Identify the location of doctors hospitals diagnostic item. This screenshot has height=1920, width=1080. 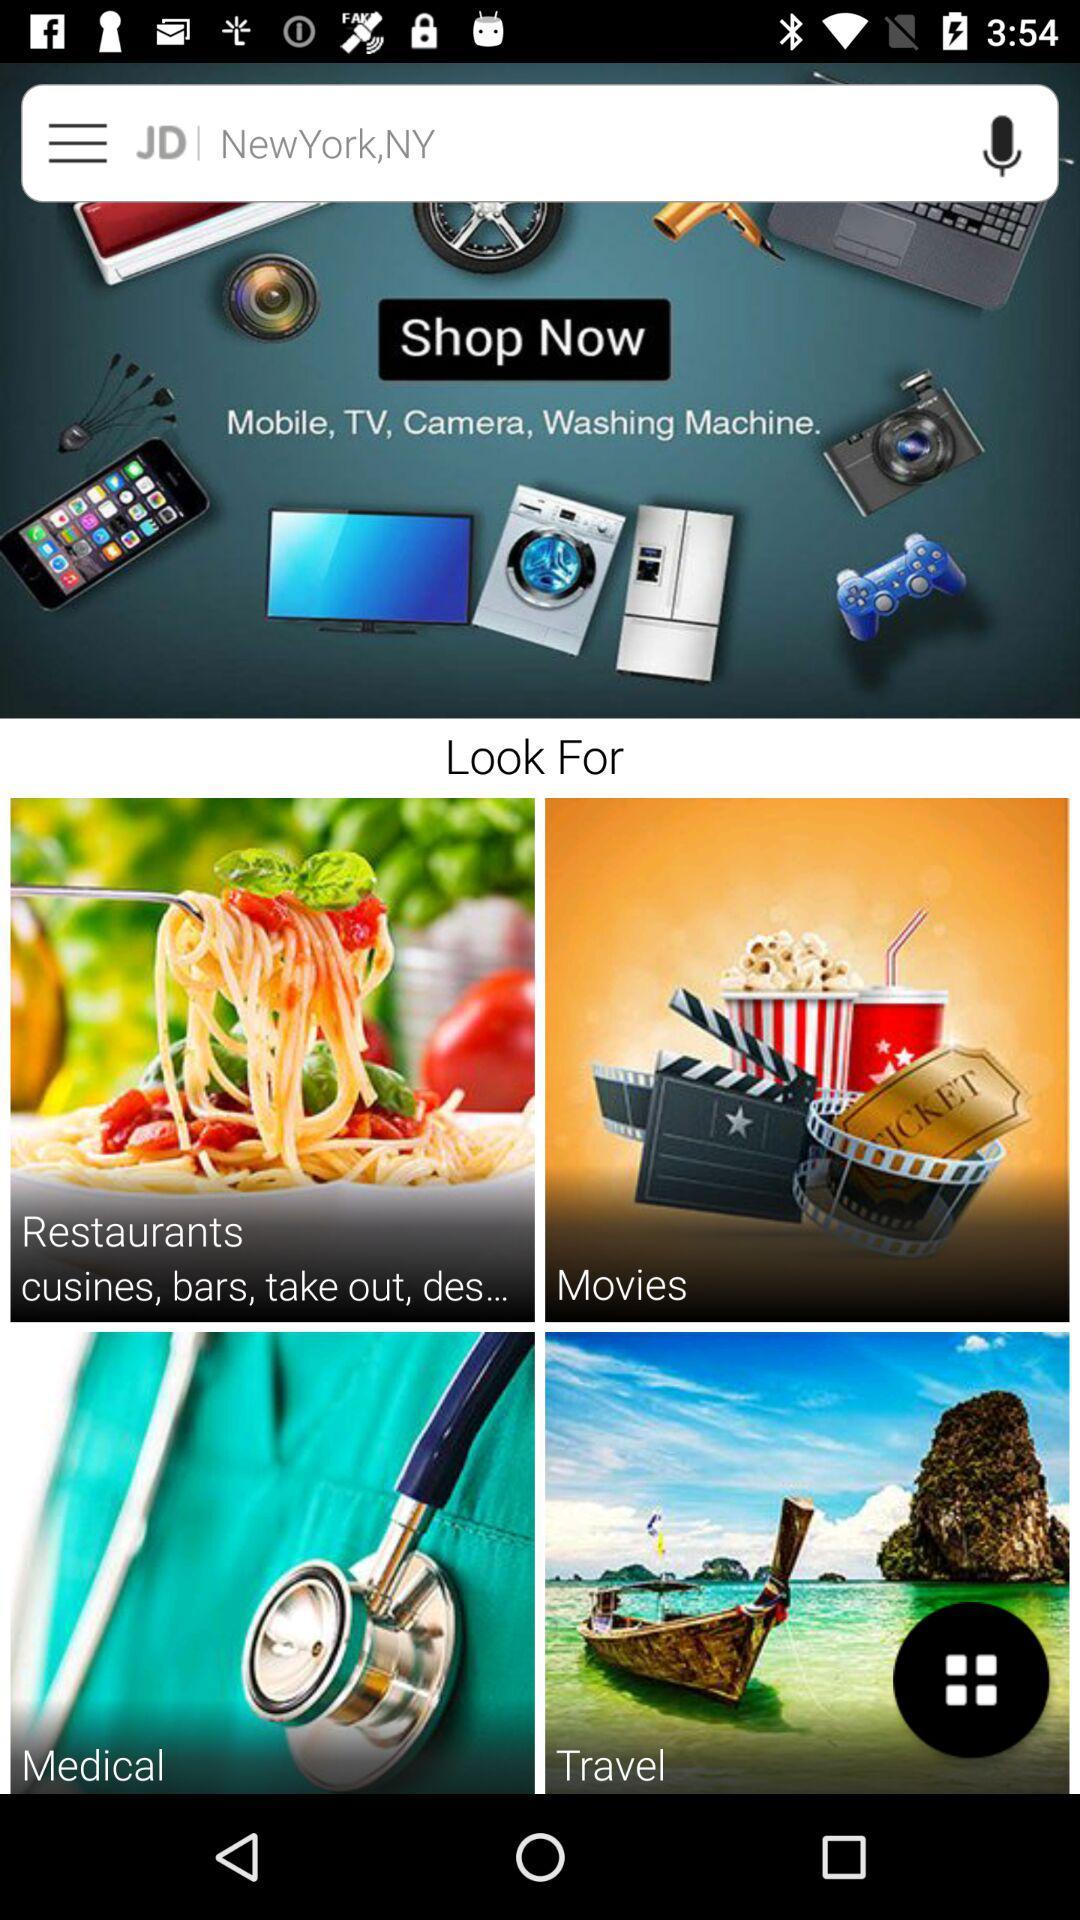
(272, 1793).